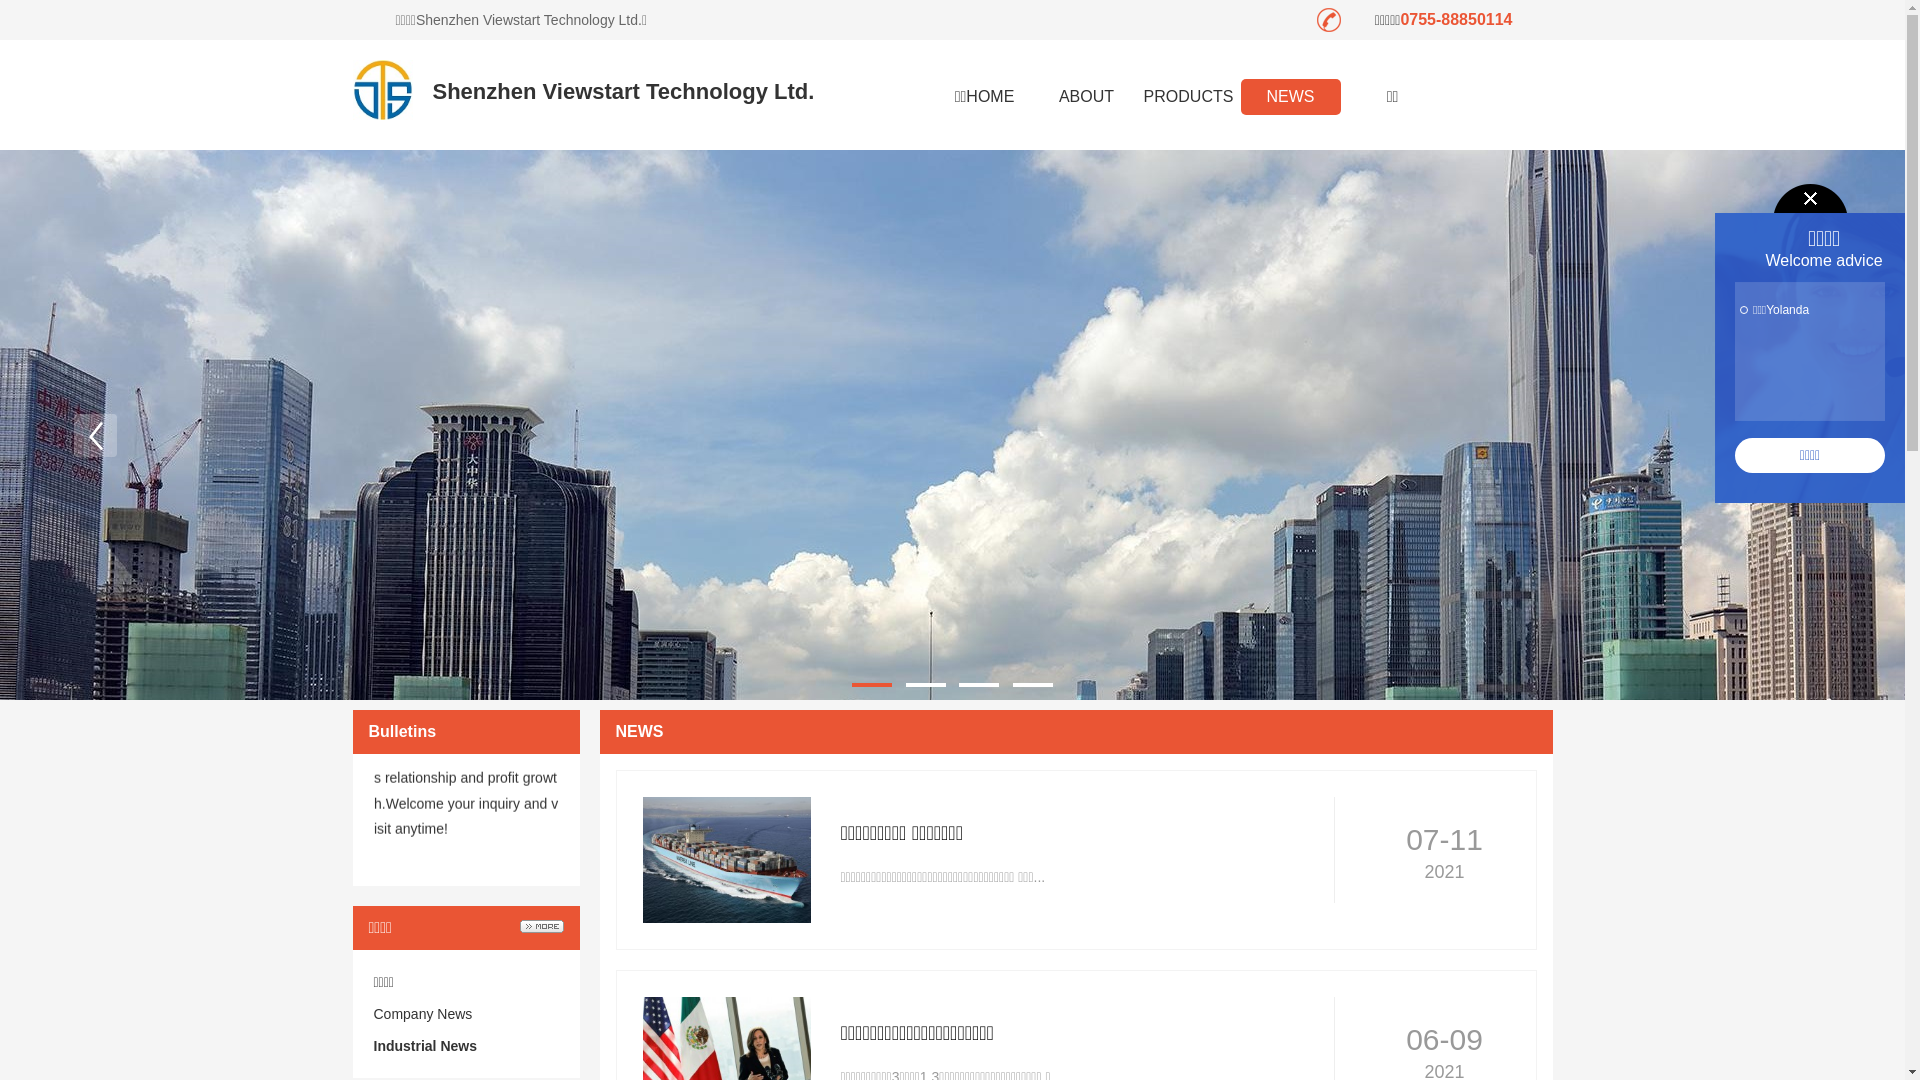 This screenshot has height=1080, width=1920. I want to click on 'Industrial News', so click(424, 1044).